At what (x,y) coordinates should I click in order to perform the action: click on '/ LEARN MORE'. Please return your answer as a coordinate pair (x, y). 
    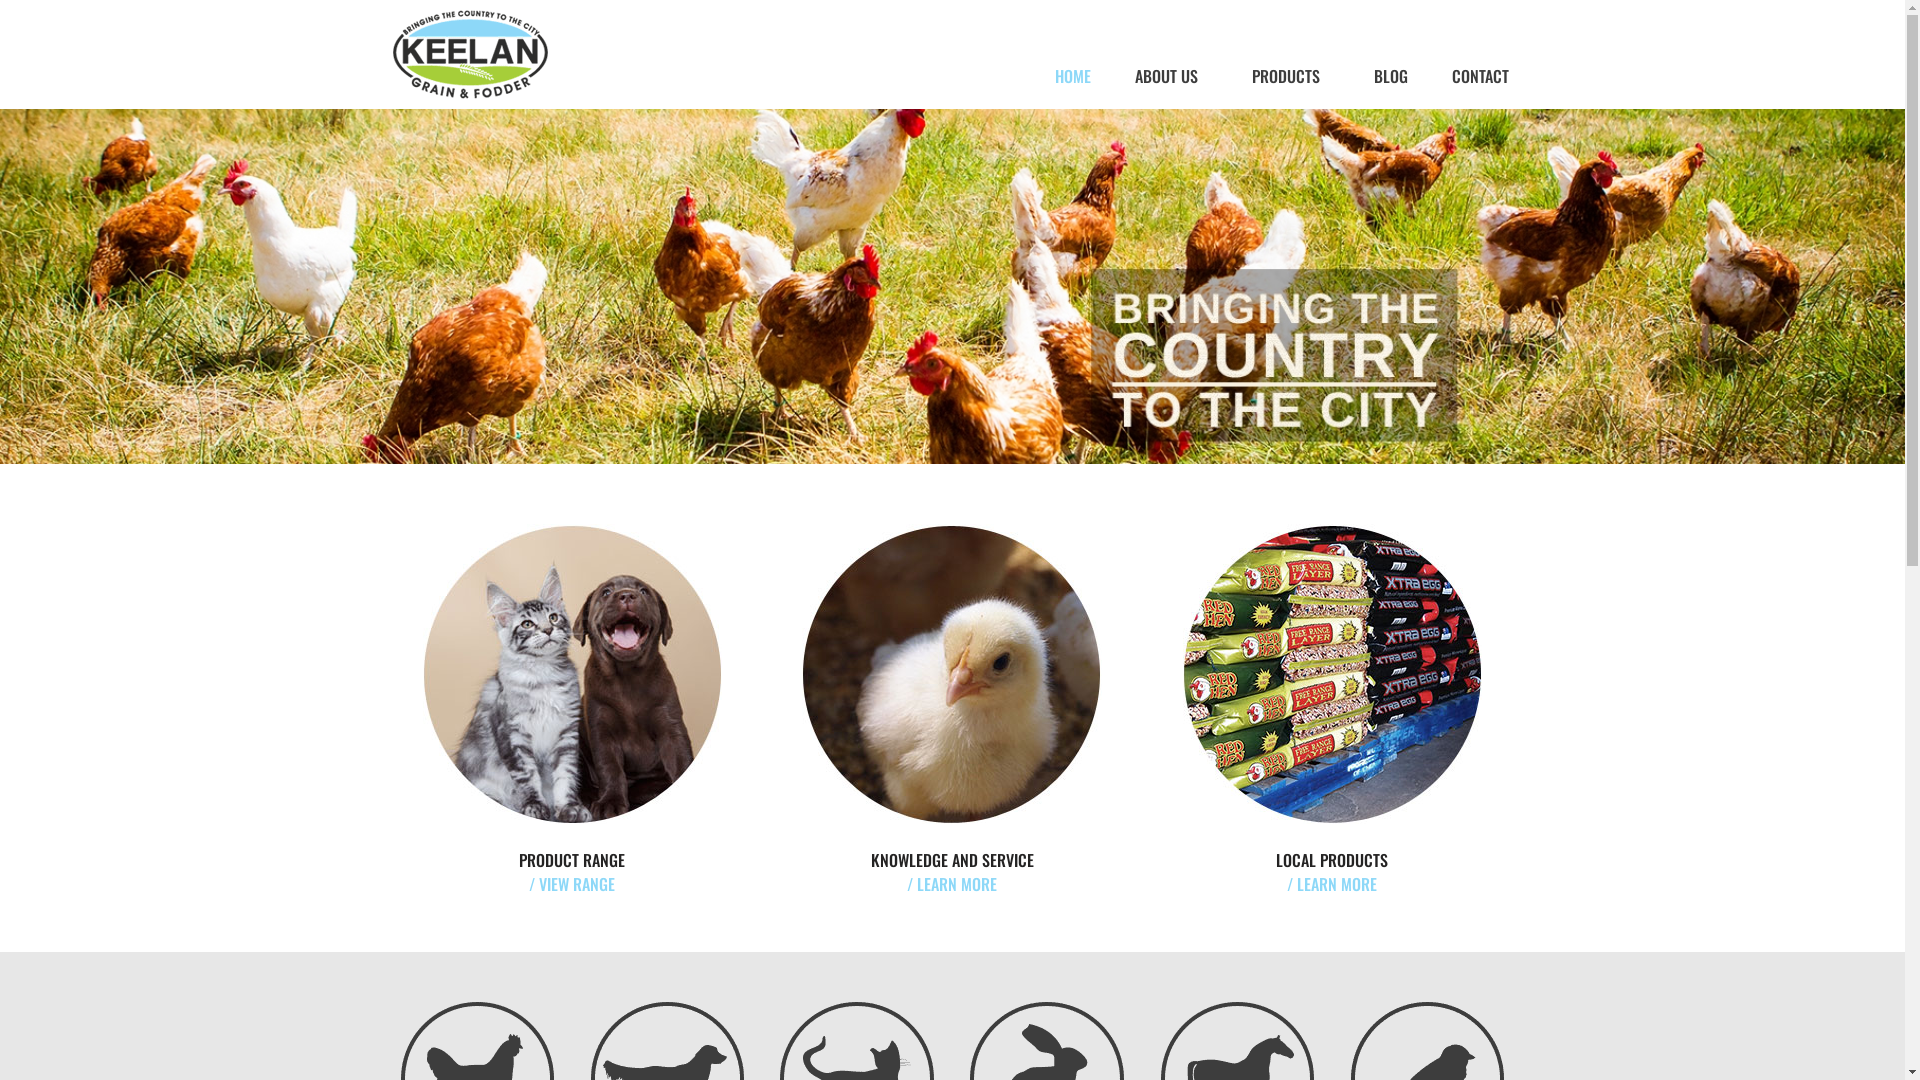
    Looking at the image, I should click on (1331, 882).